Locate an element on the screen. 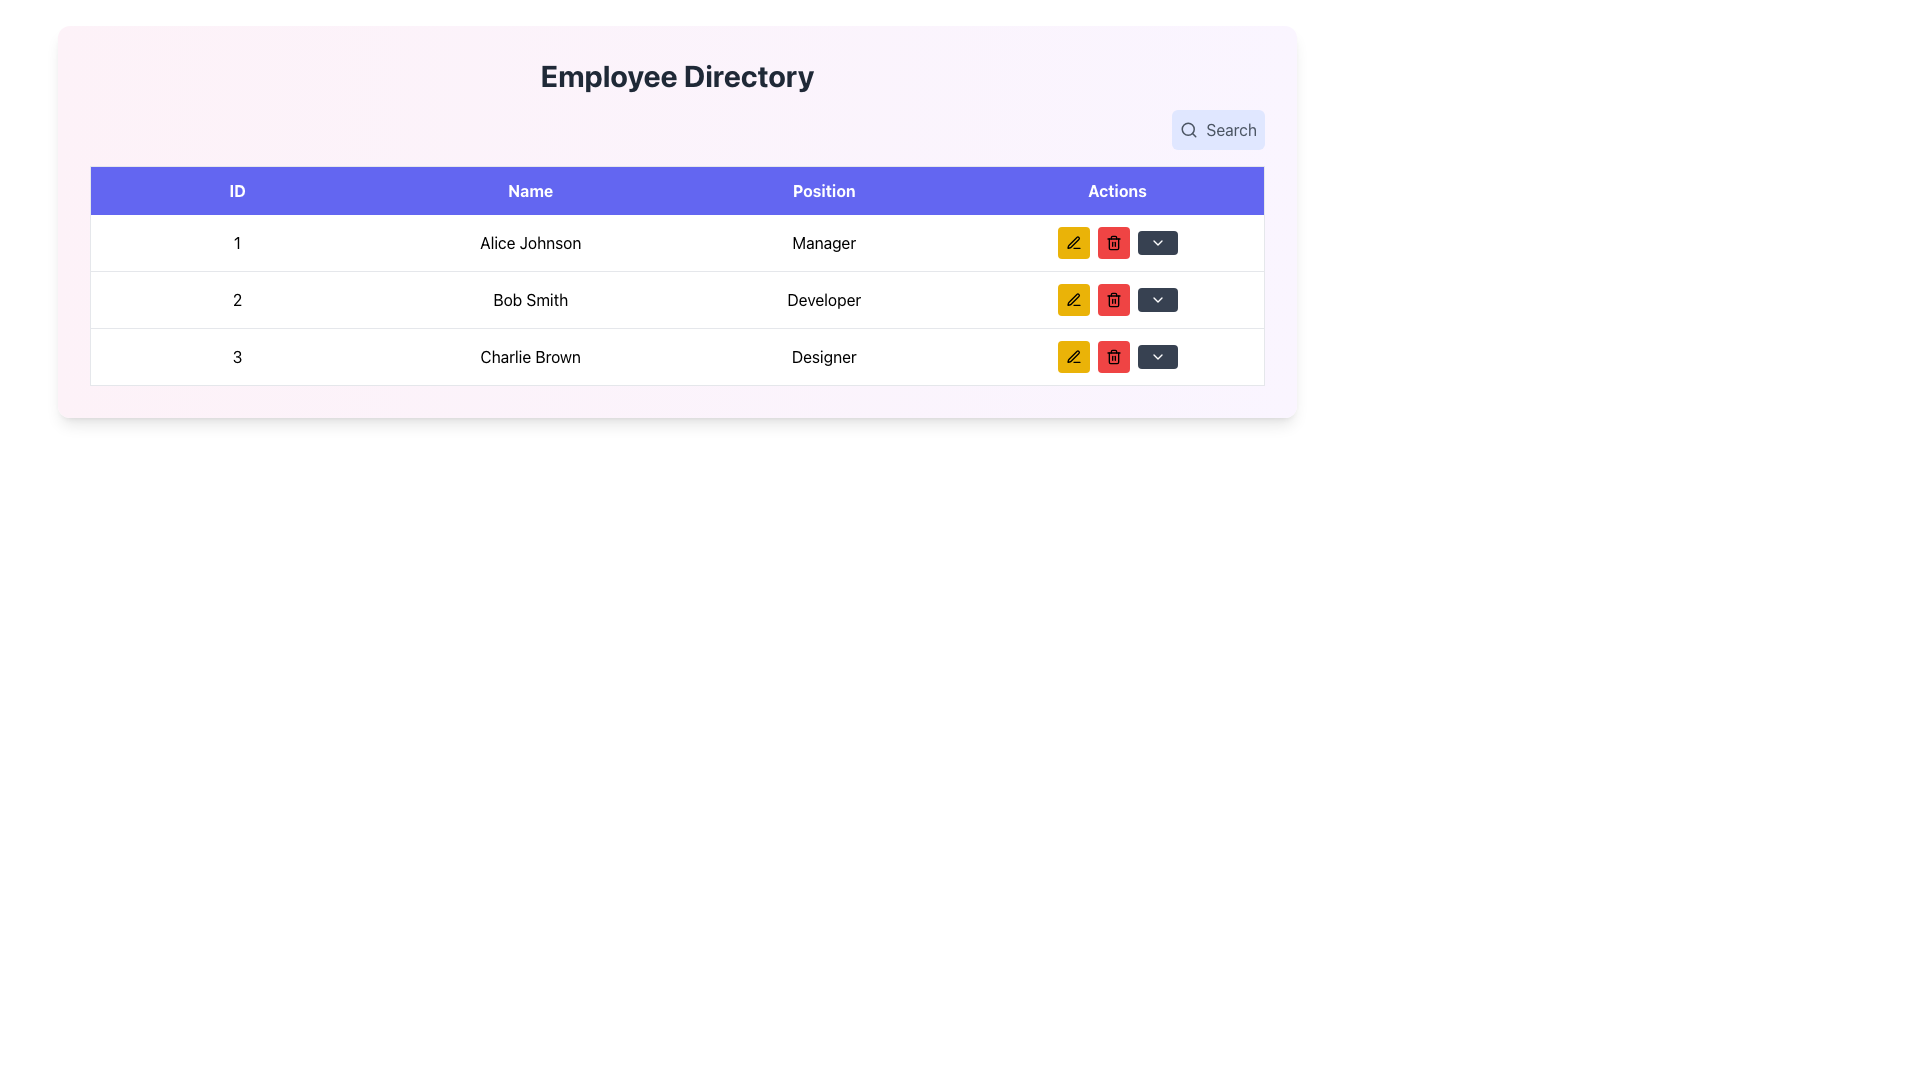  the employee directory table row for 'Charlie Brown', ID '3' is located at coordinates (677, 356).